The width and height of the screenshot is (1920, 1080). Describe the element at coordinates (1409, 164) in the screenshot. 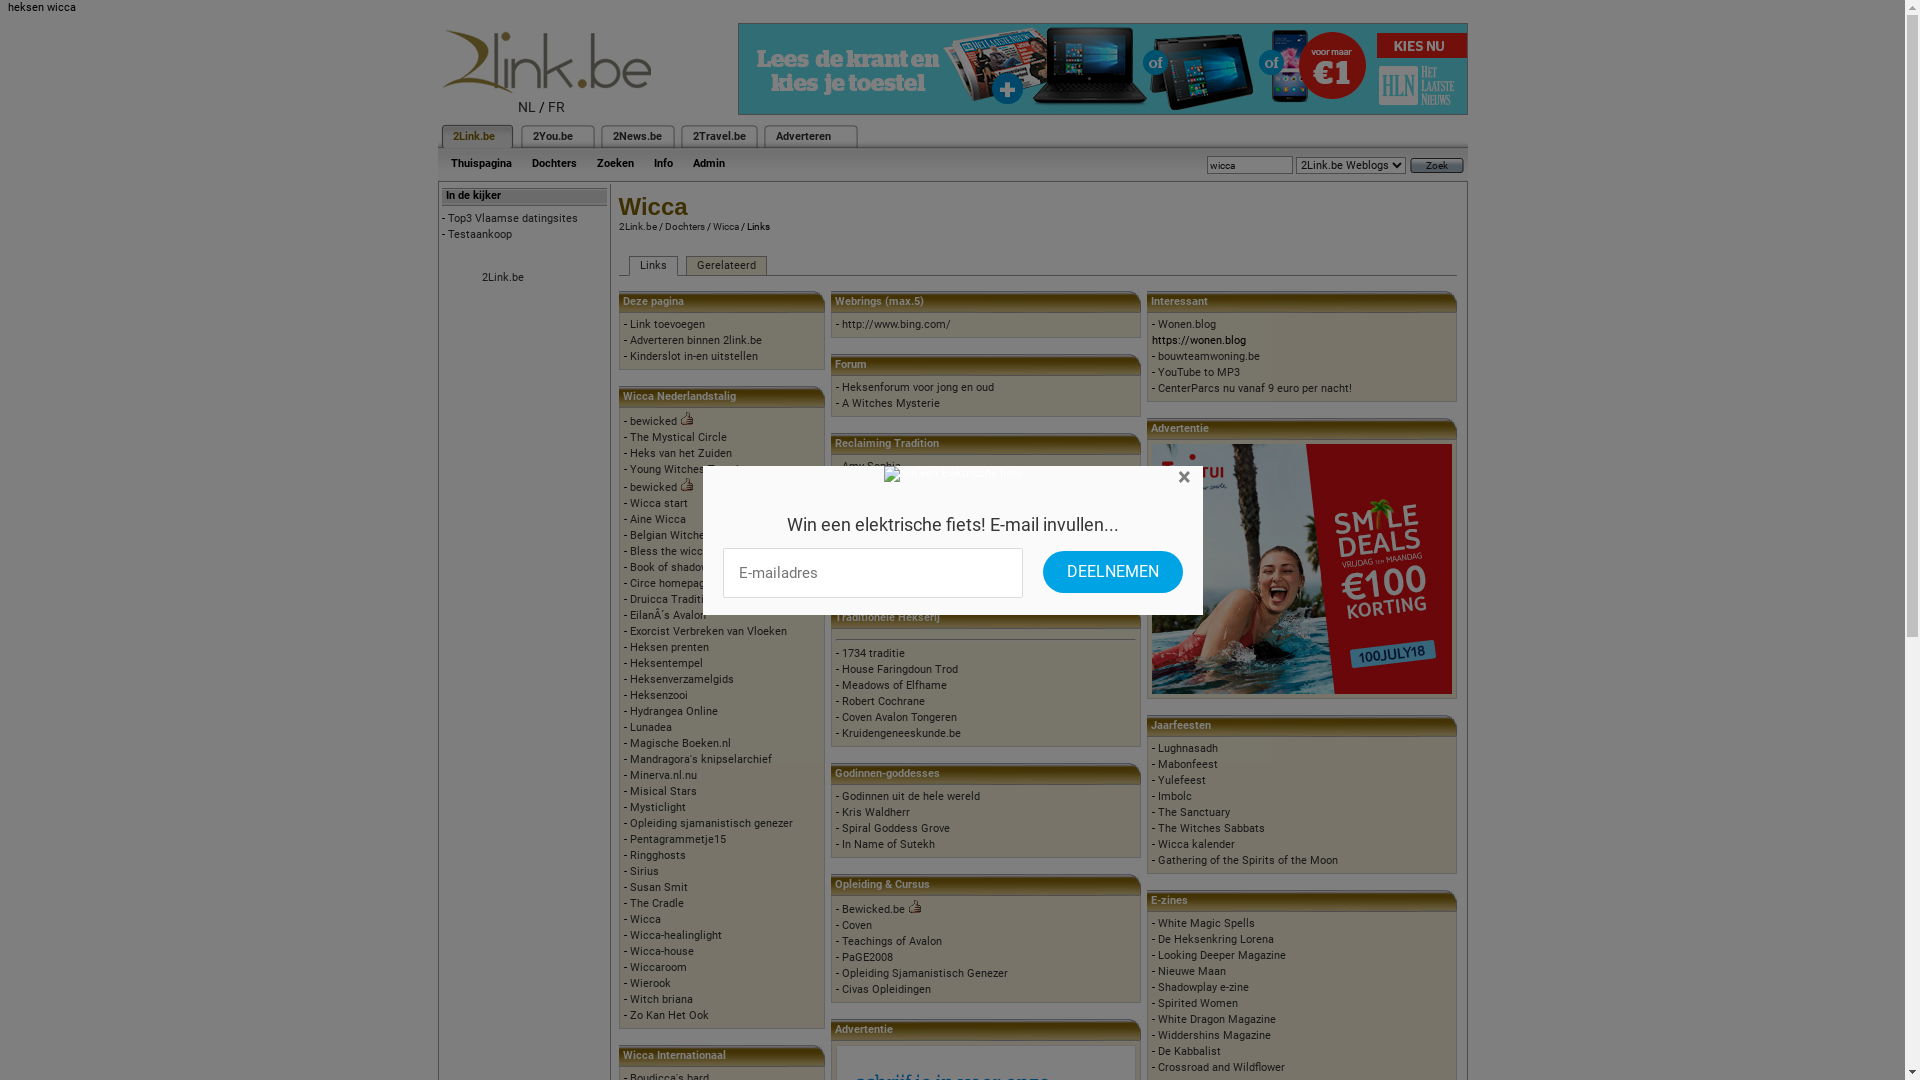

I see `'Zoek'` at that location.